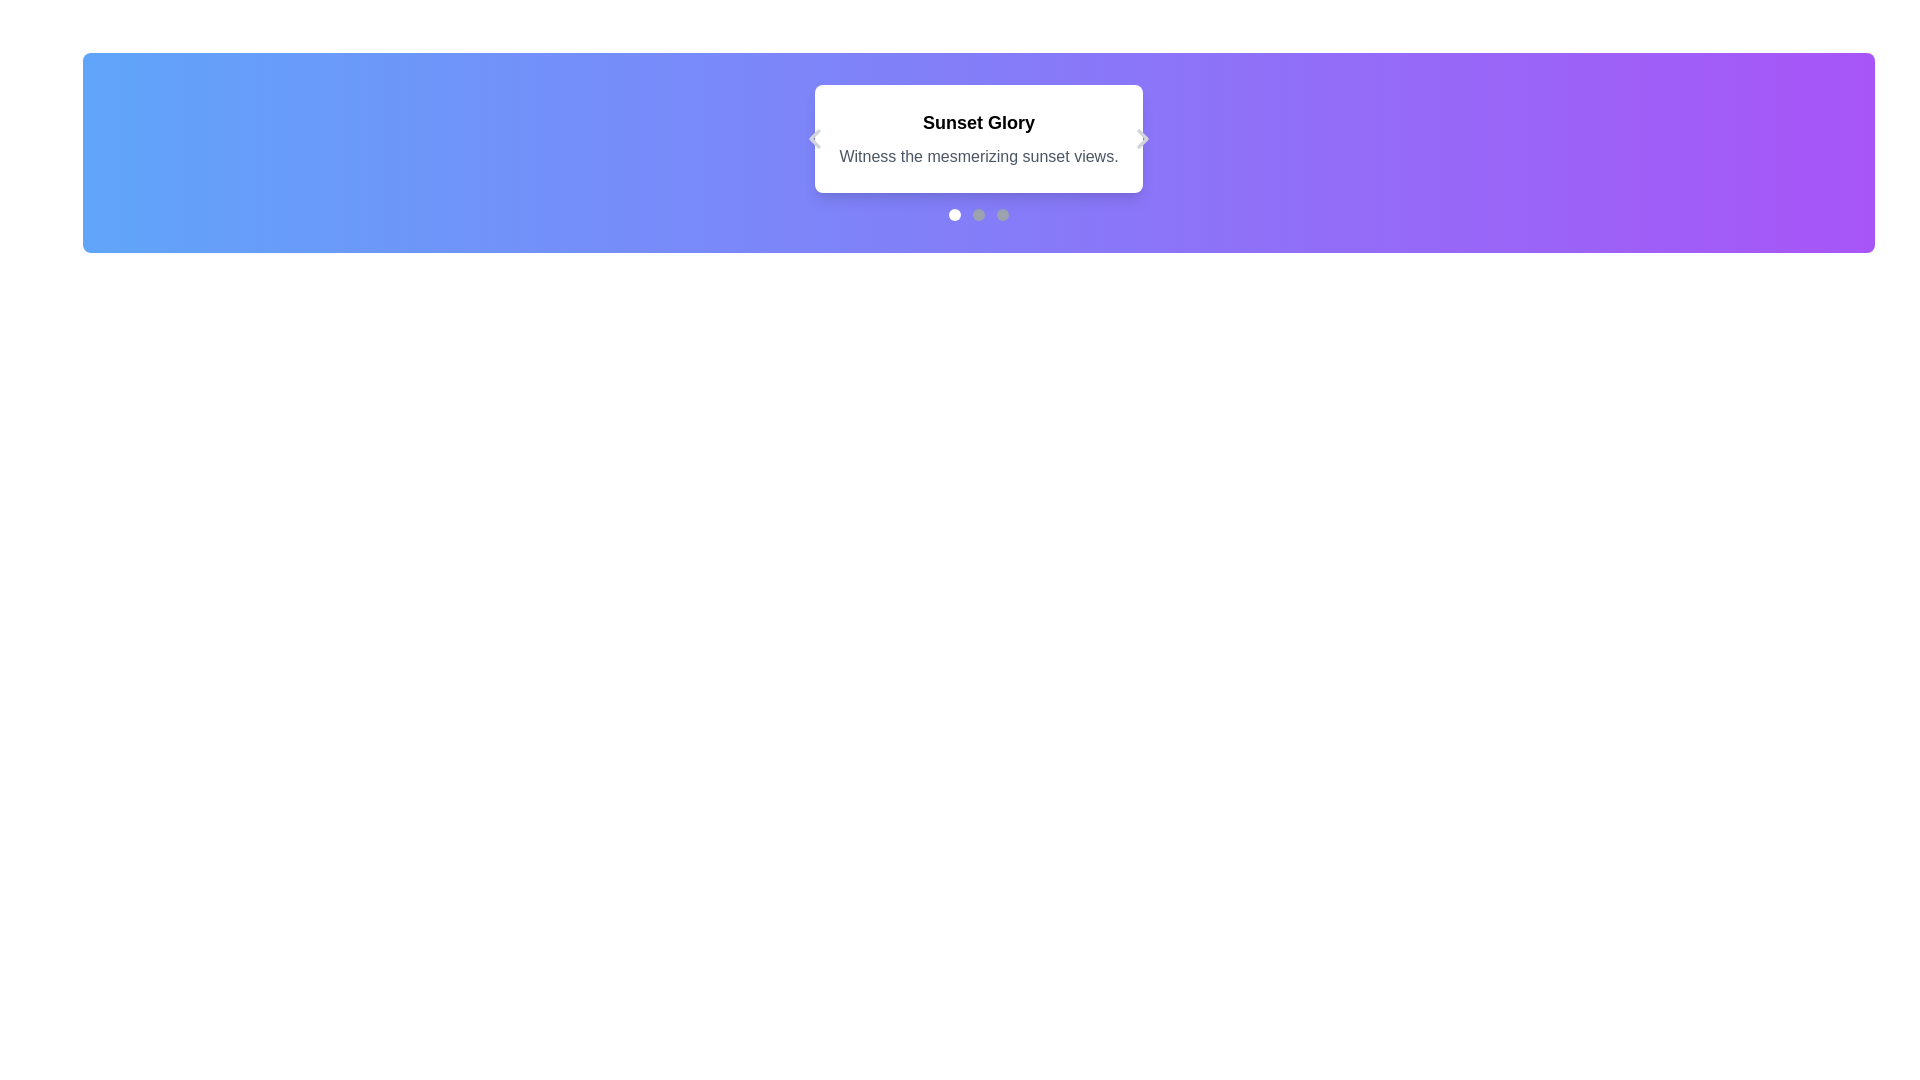 Image resolution: width=1920 pixels, height=1080 pixels. Describe the element at coordinates (979, 215) in the screenshot. I see `the second circular navigation button for the carousel to change its background color` at that location.